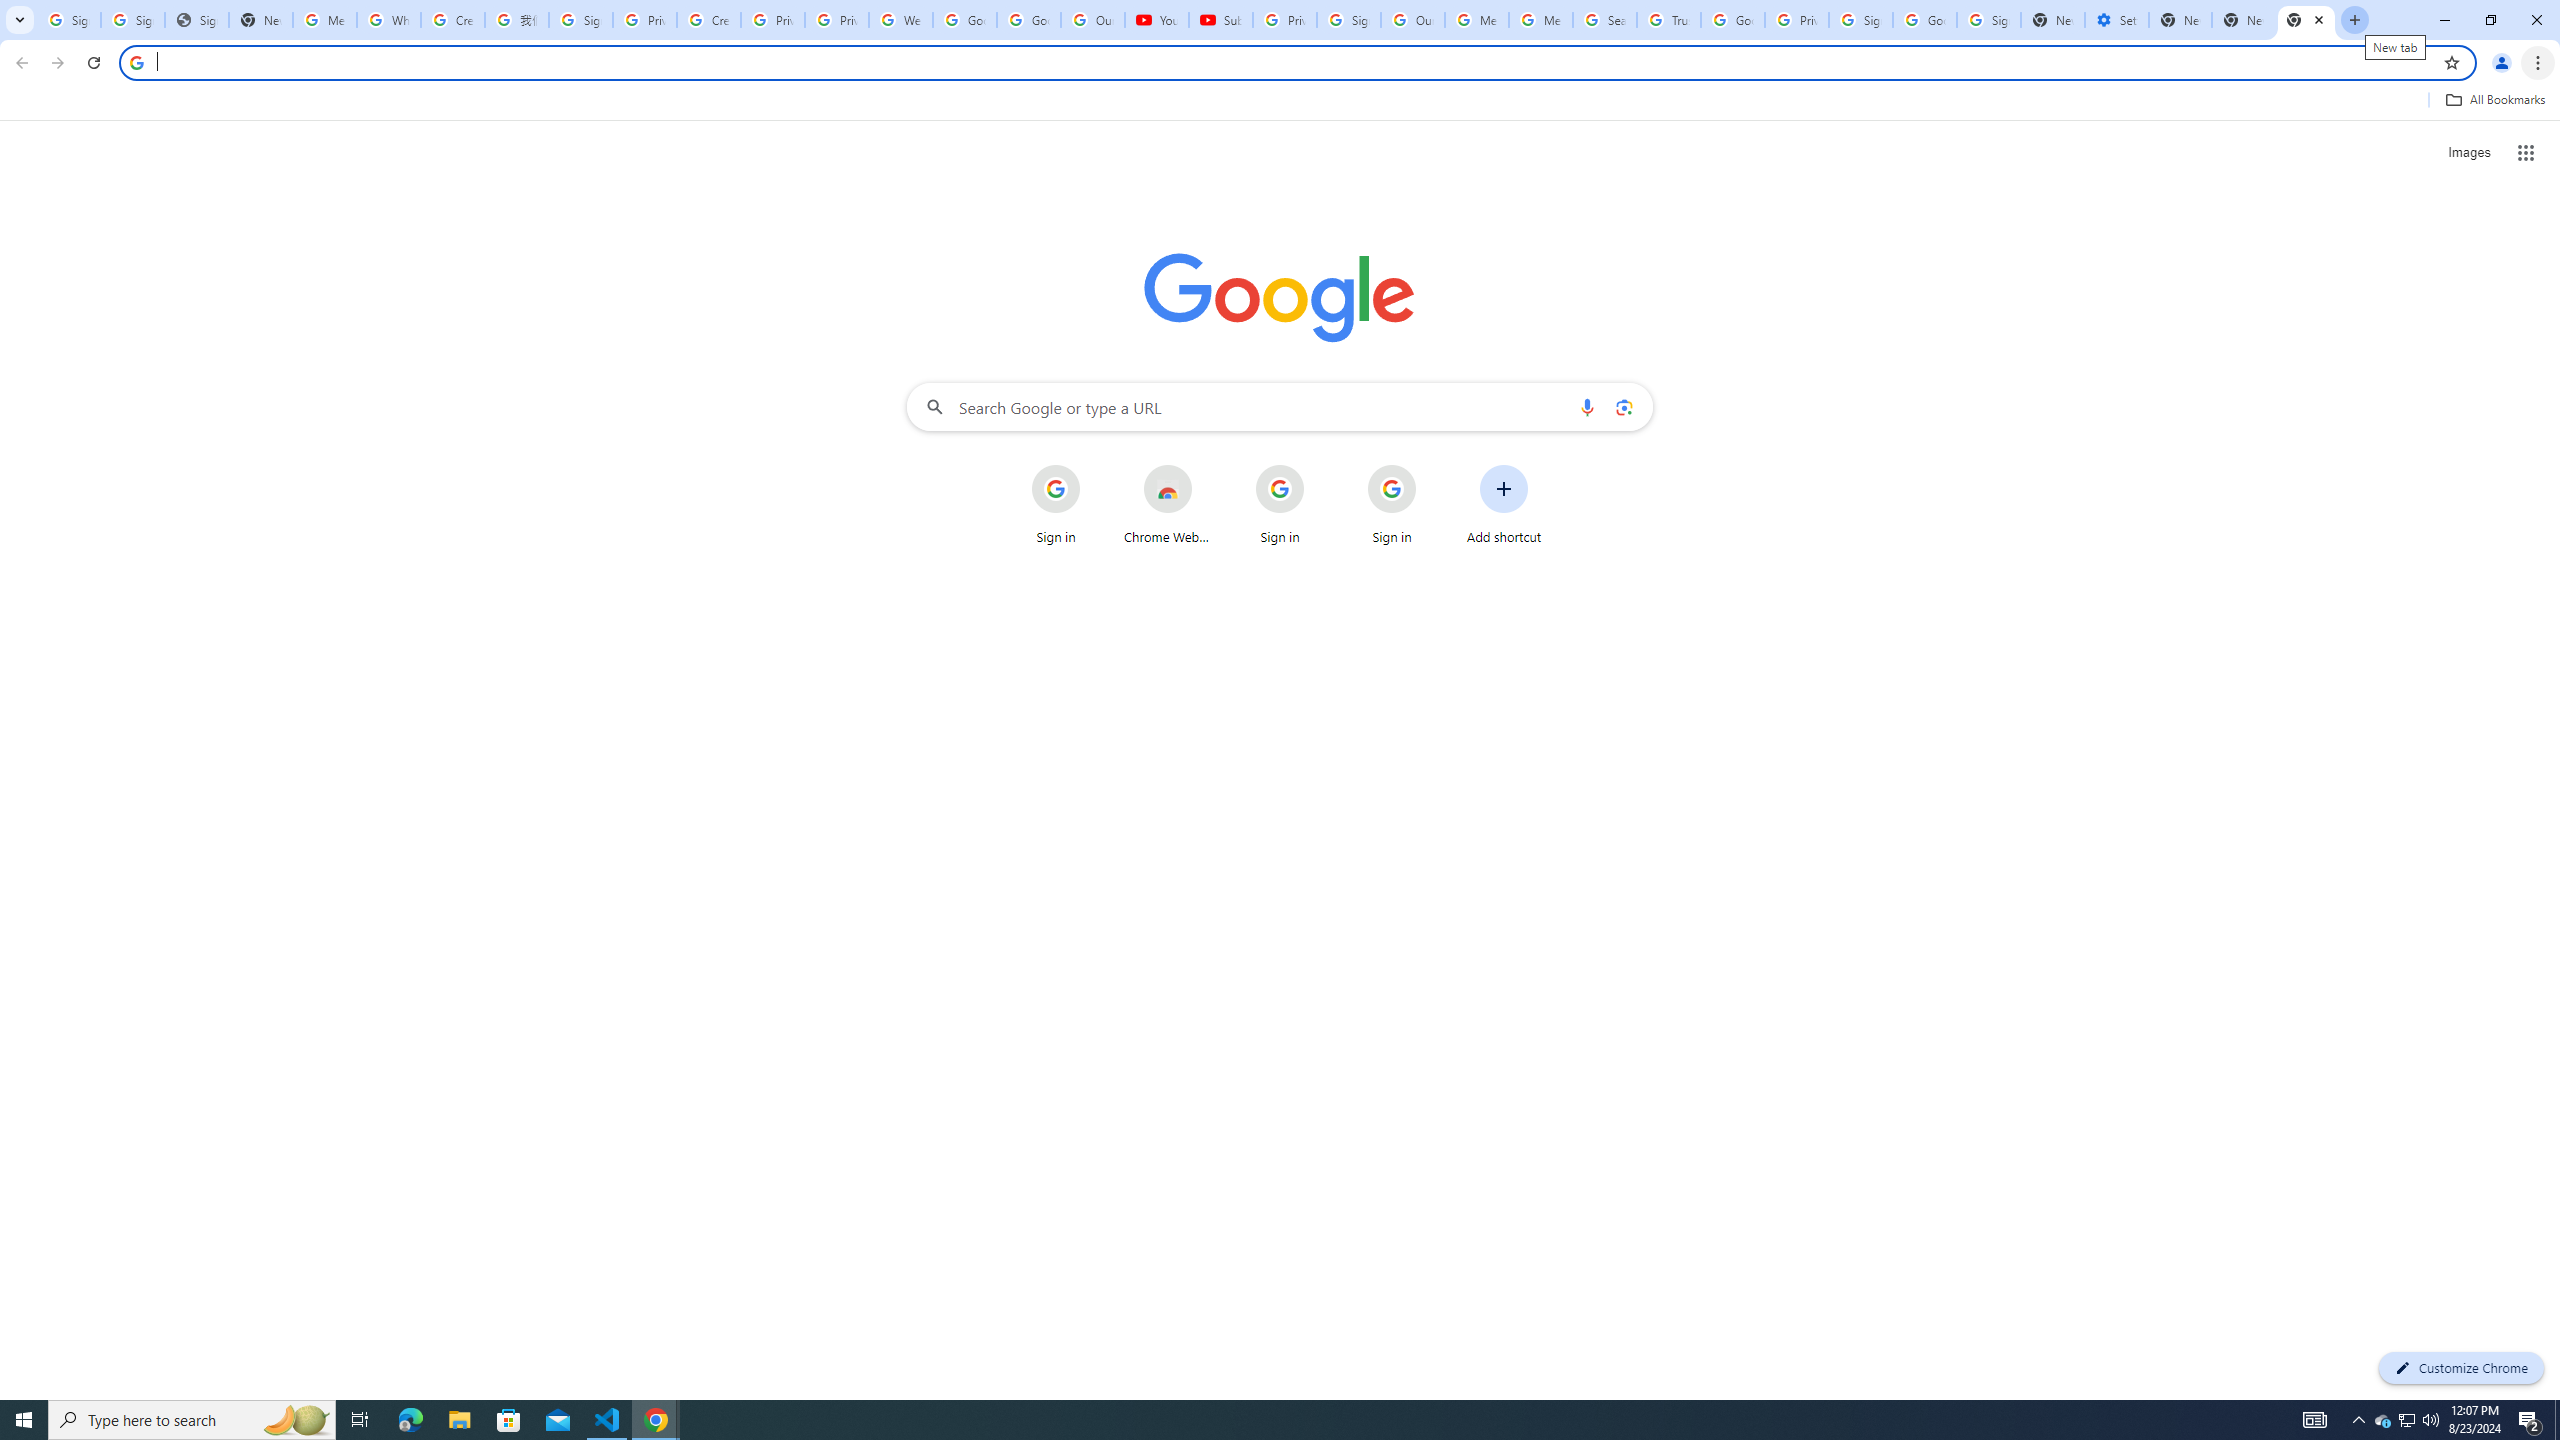 Image resolution: width=2560 pixels, height=1440 pixels. What do you see at coordinates (1166, 505) in the screenshot?
I see `'Chrome Web Store'` at bounding box center [1166, 505].